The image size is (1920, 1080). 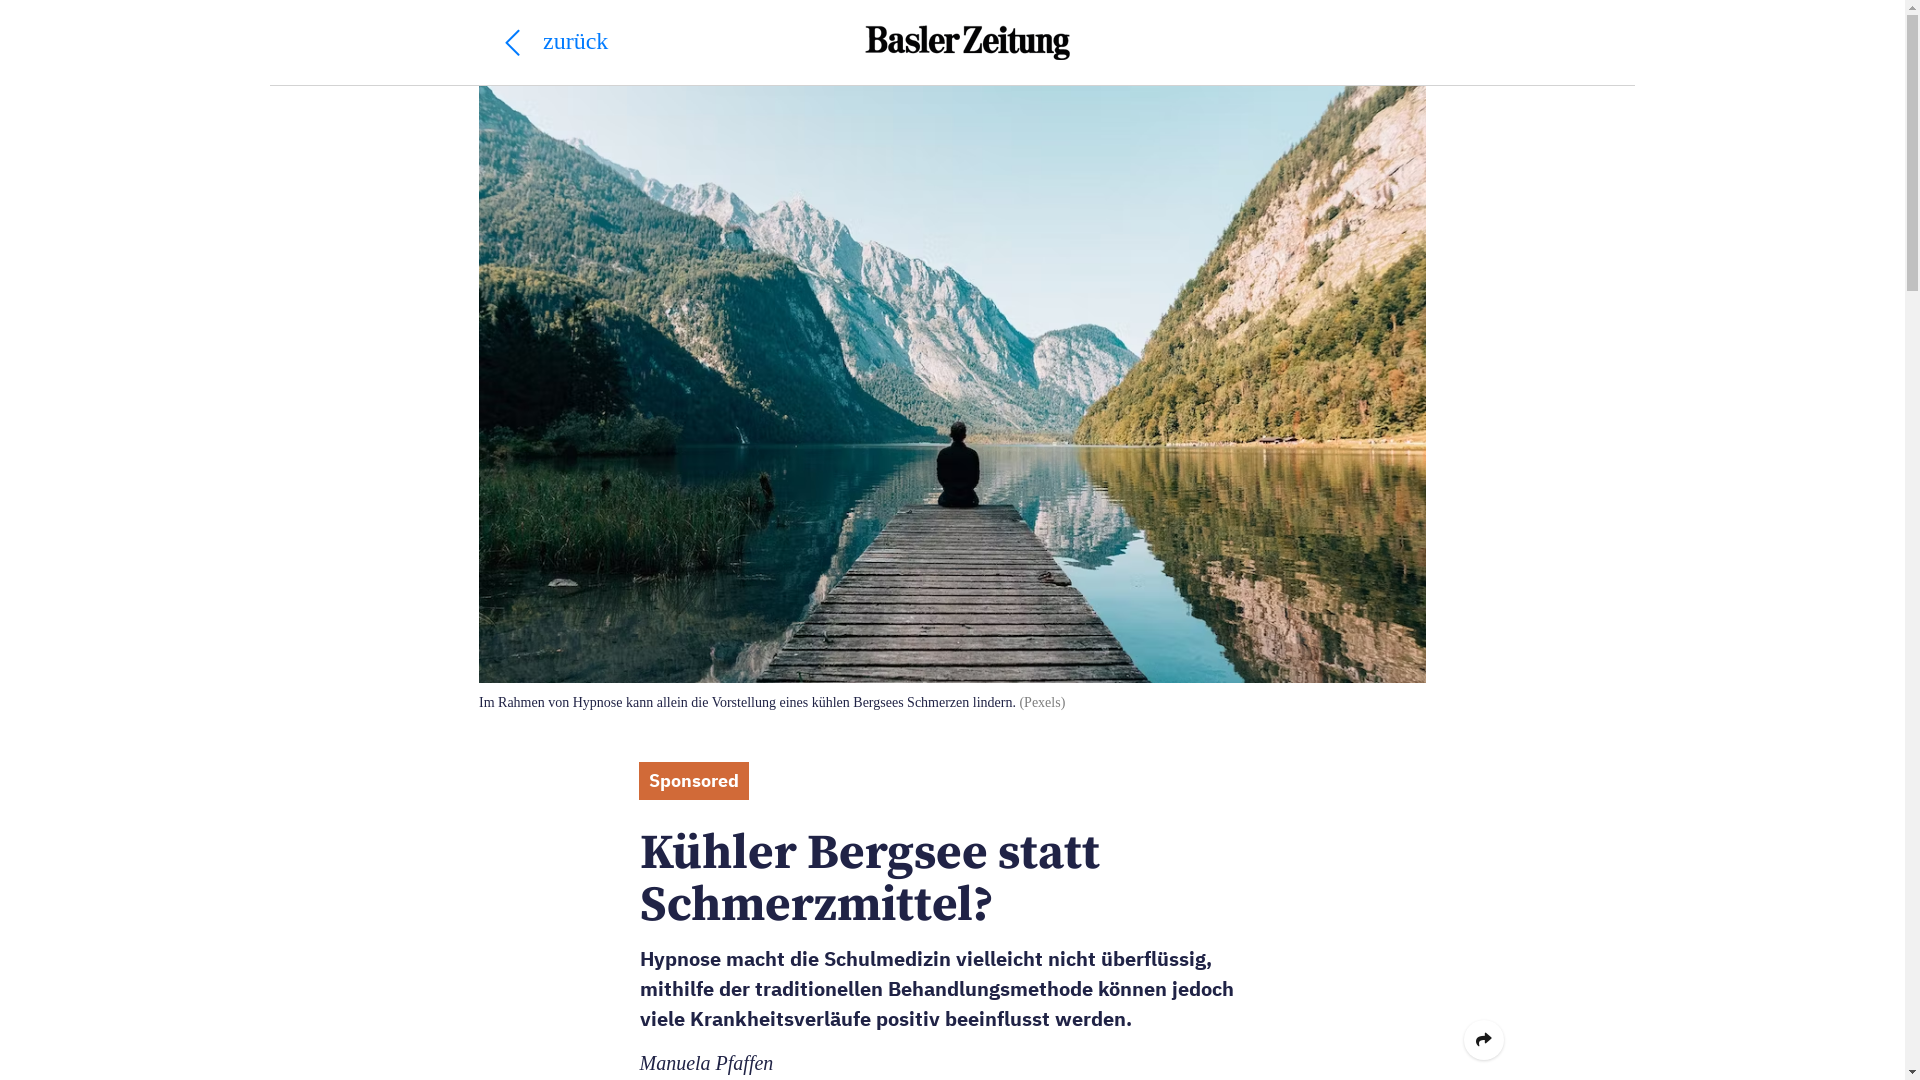 I want to click on 'Basler Zeitung', so click(x=967, y=42).